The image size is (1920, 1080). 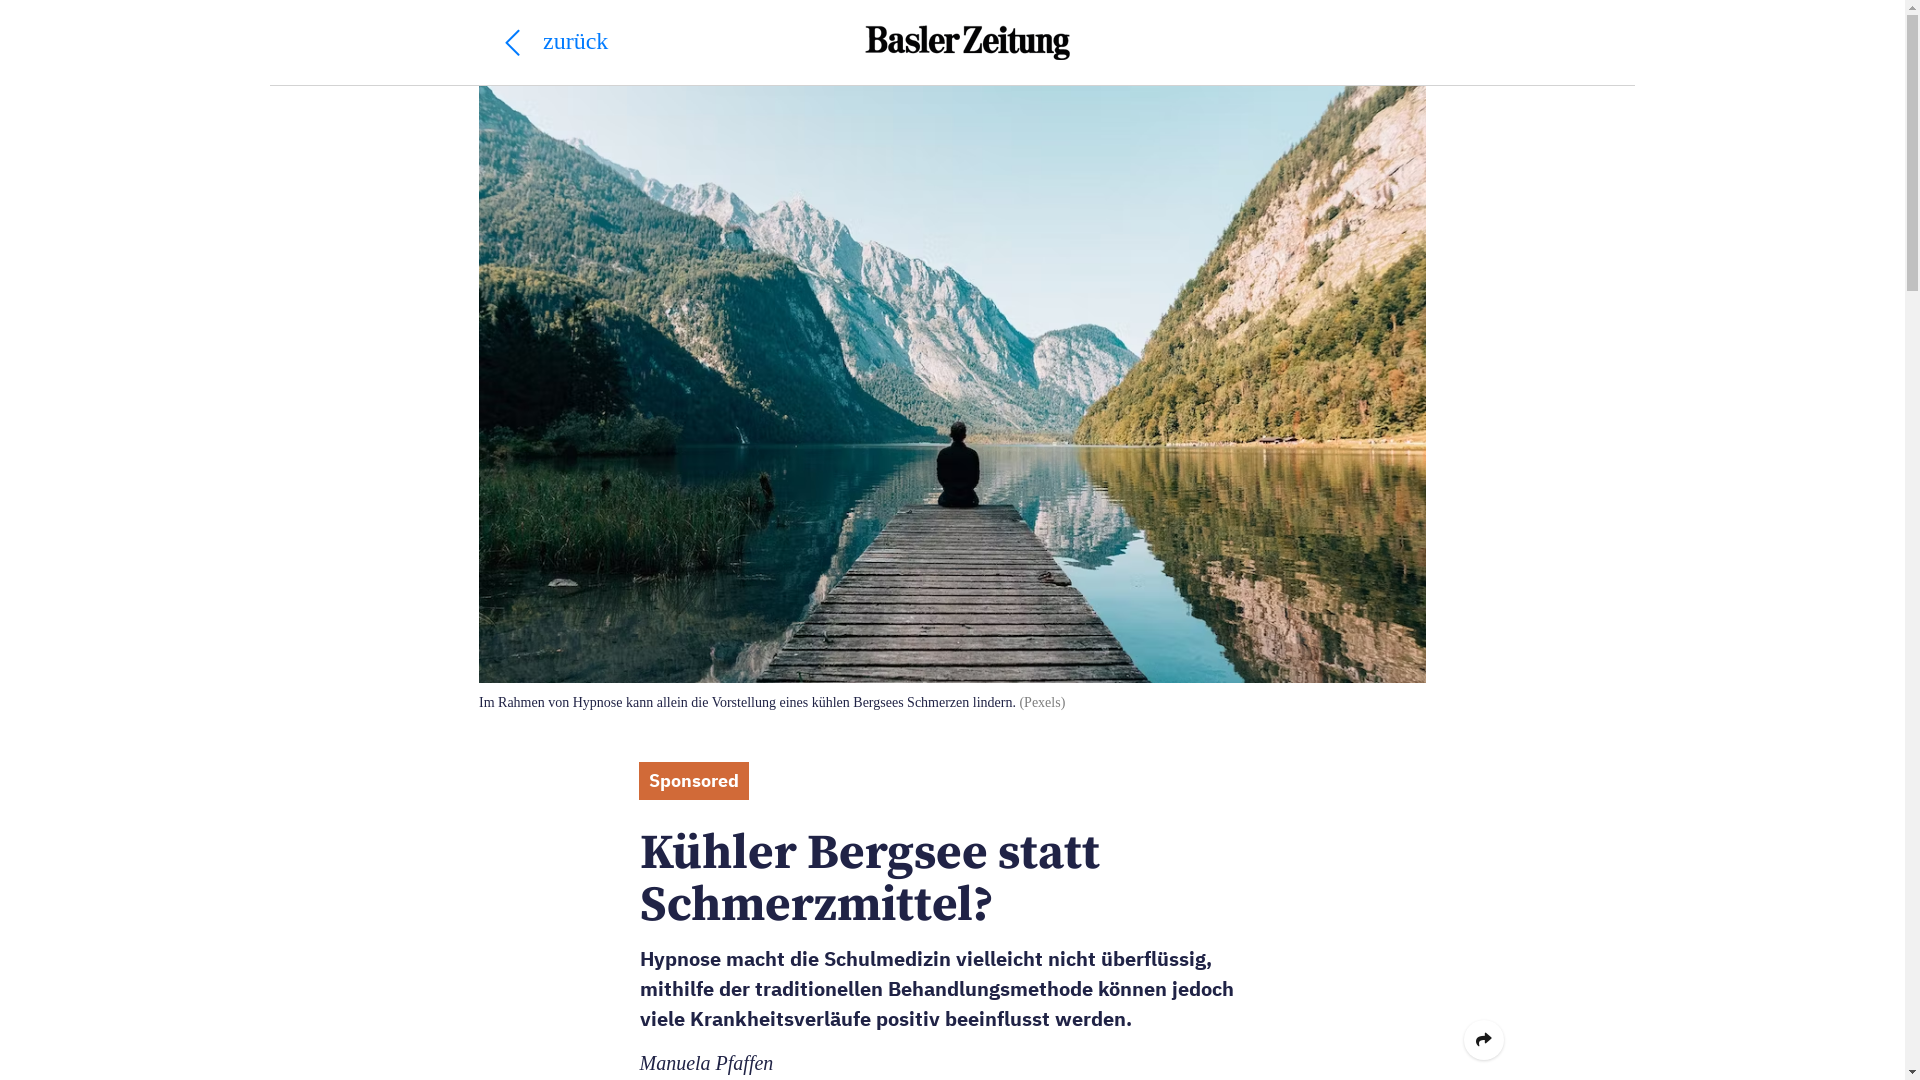 I want to click on 'Basler Zeitung', so click(x=967, y=42).